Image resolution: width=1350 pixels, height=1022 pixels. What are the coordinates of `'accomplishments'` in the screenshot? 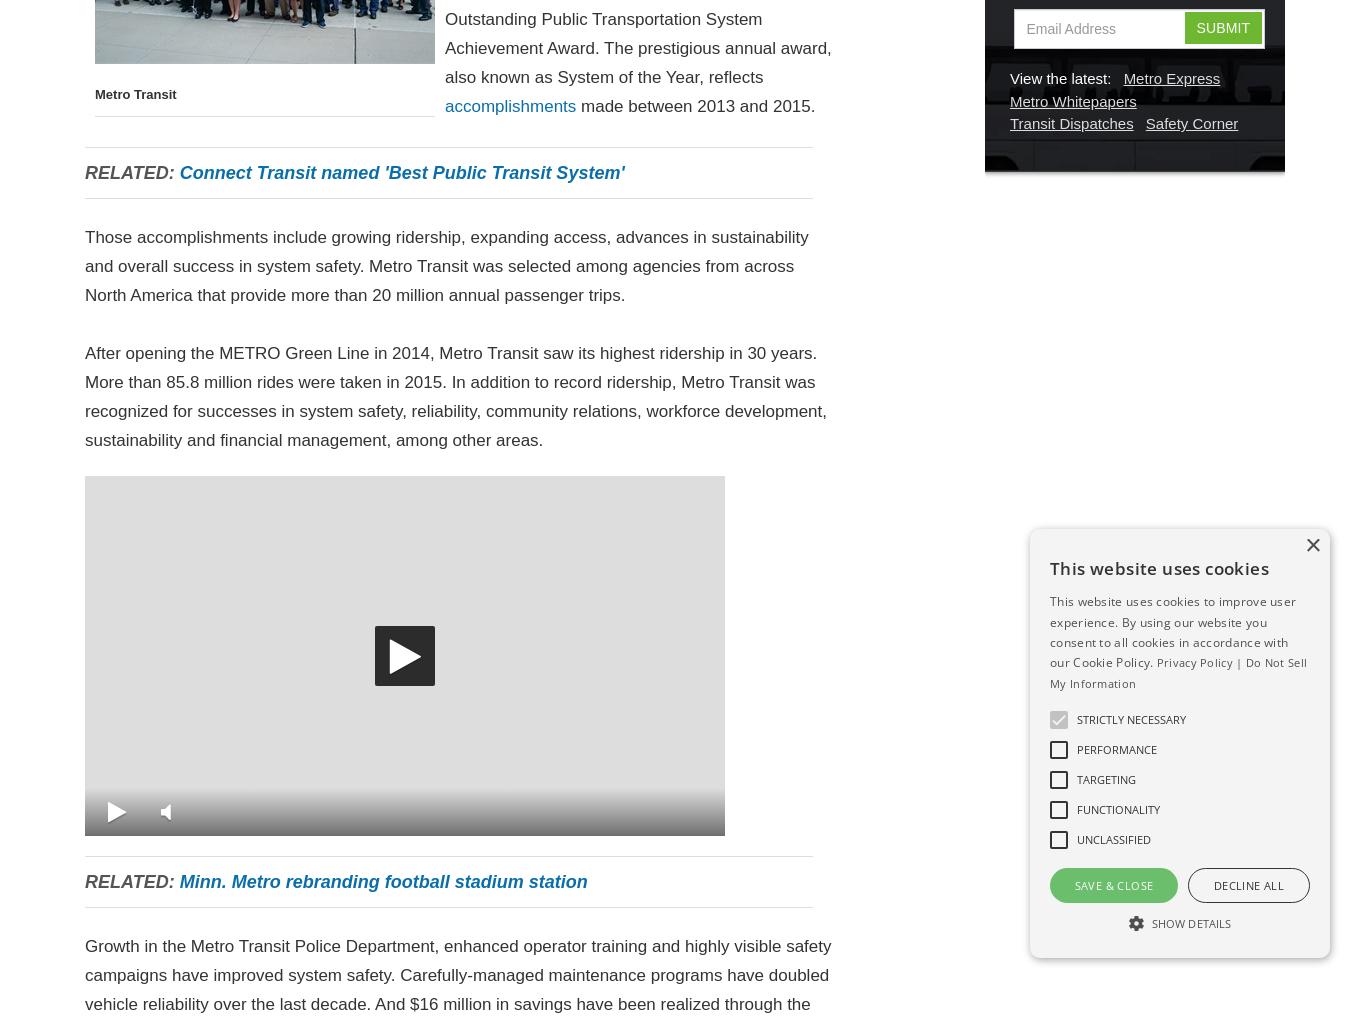 It's located at (509, 104).